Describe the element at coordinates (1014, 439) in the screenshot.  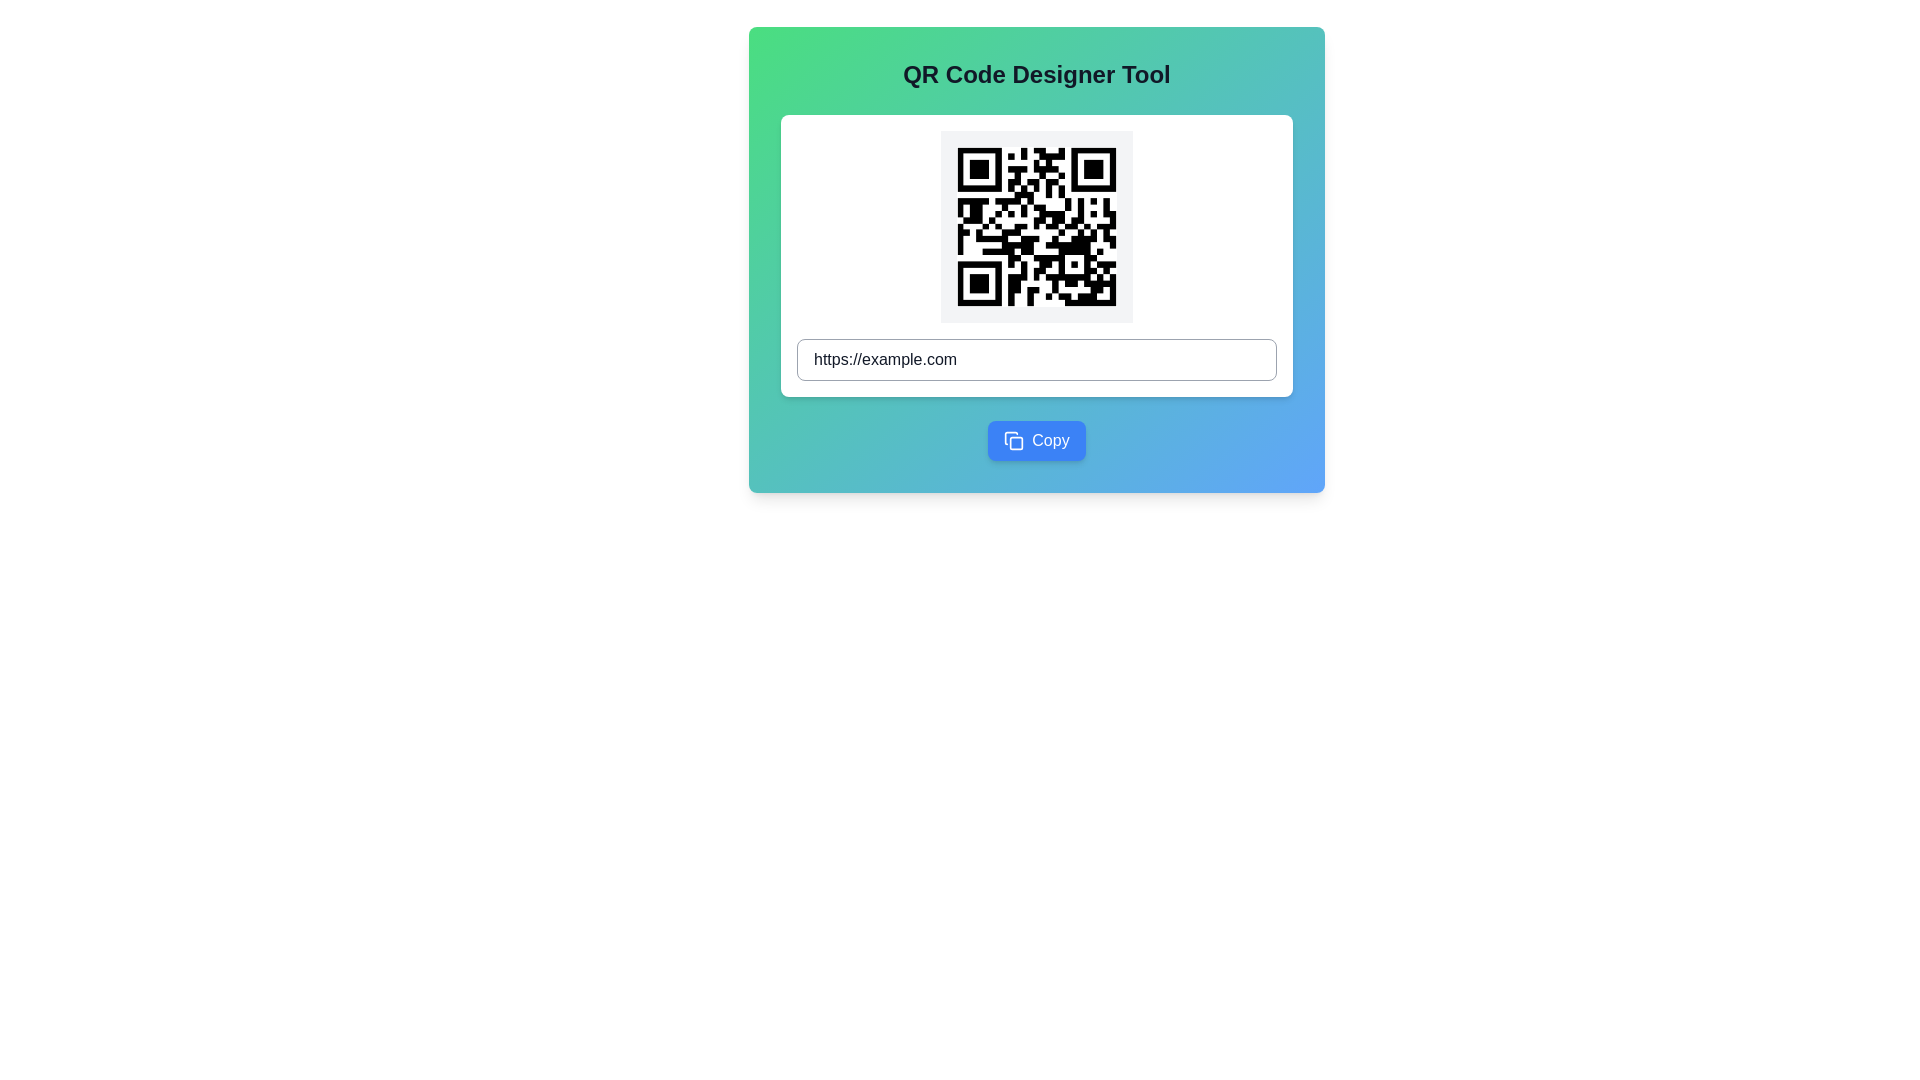
I see `the copy icon located to the left of the 'Copy' button at the bottom of the card layout` at that location.